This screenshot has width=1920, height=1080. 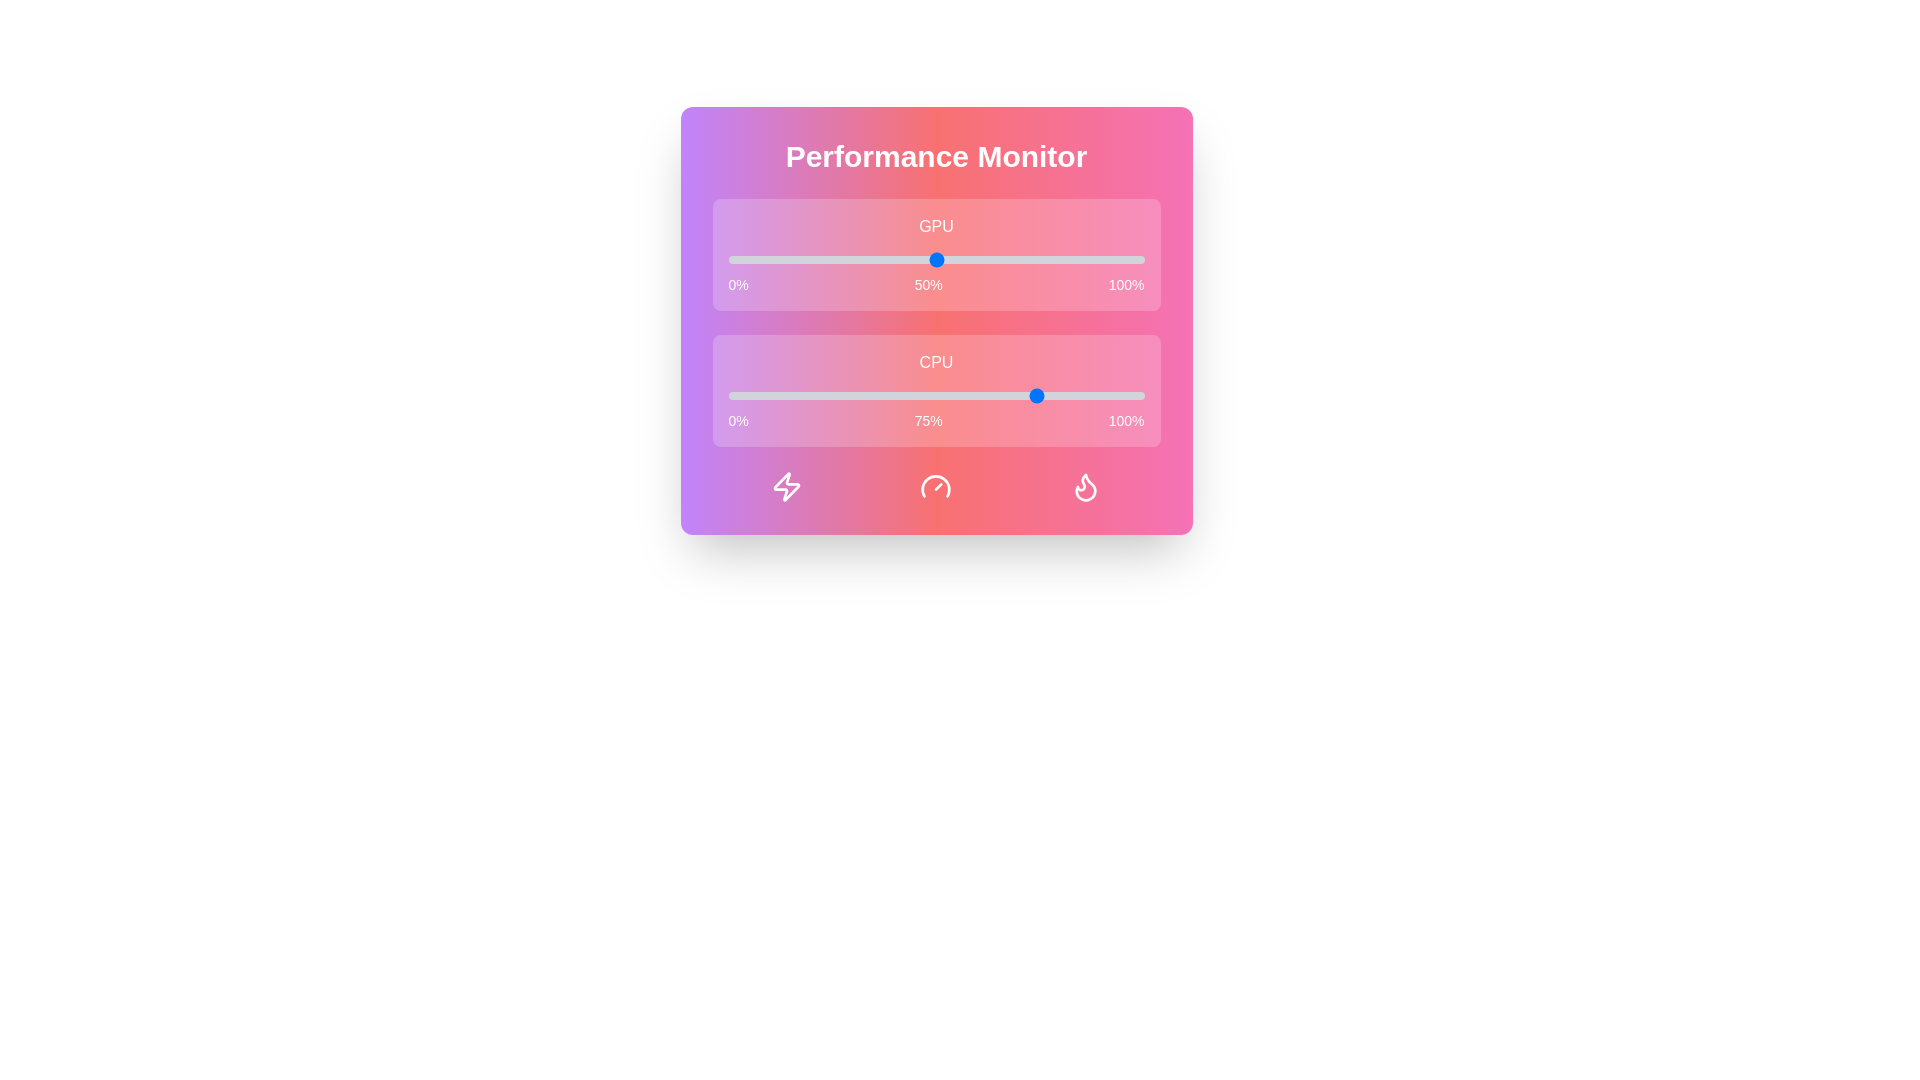 What do you see at coordinates (1132, 396) in the screenshot?
I see `the CPU performance slider to 97%` at bounding box center [1132, 396].